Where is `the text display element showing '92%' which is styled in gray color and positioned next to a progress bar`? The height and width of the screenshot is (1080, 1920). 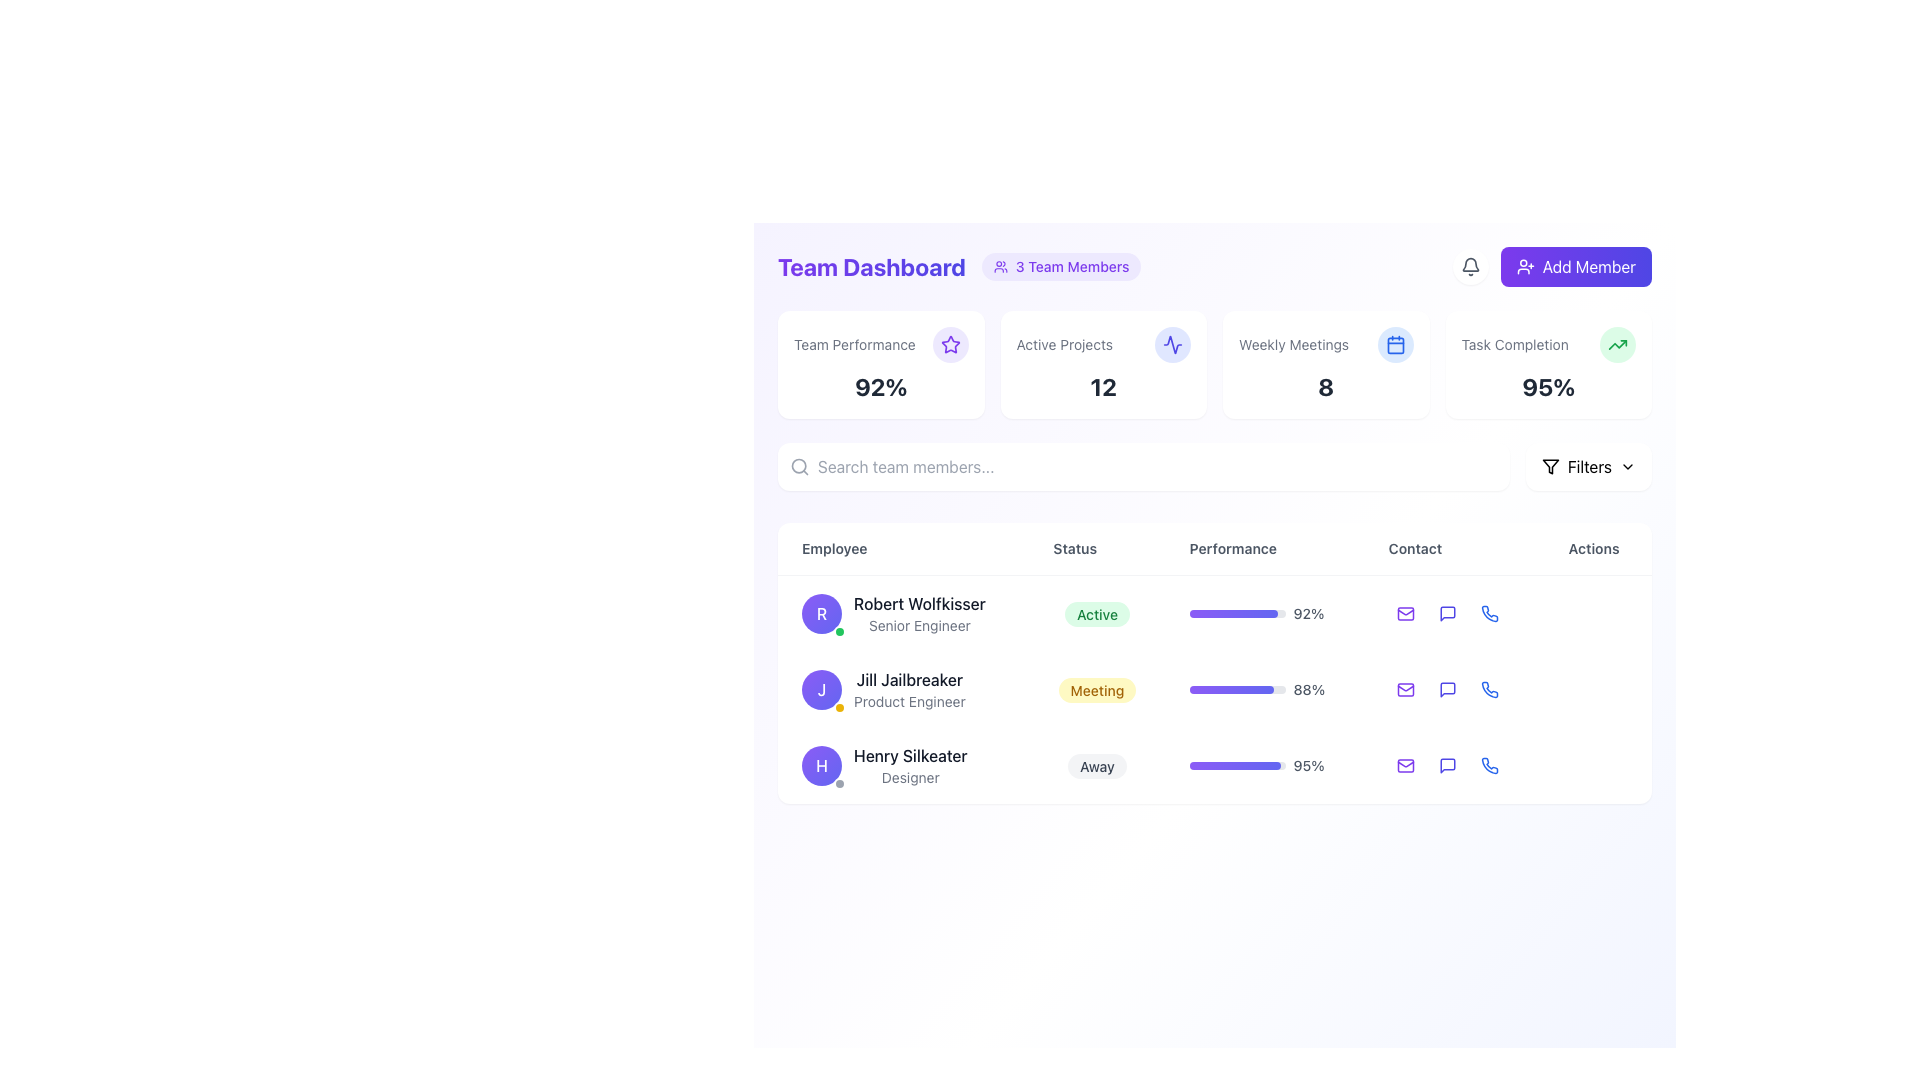 the text display element showing '92%' which is styled in gray color and positioned next to a progress bar is located at coordinates (1309, 612).